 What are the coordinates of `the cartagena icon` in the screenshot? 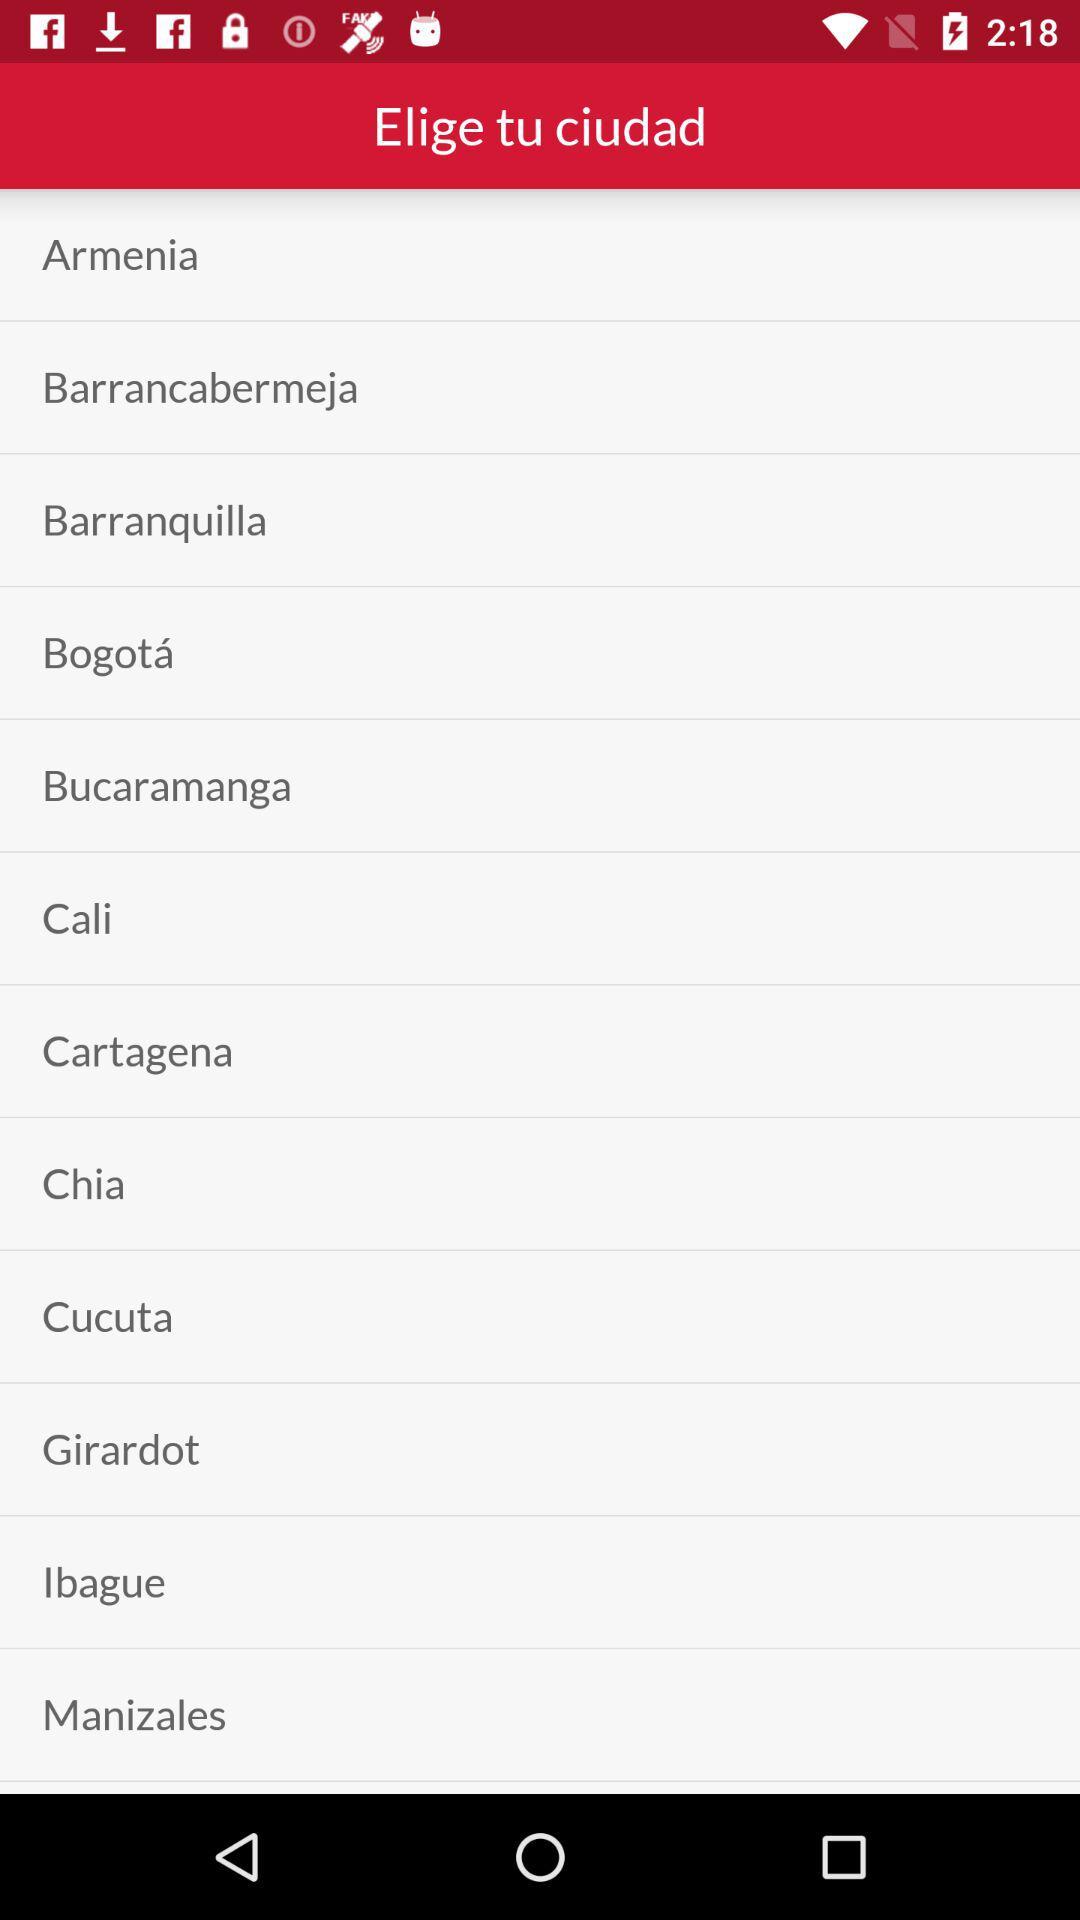 It's located at (136, 1050).